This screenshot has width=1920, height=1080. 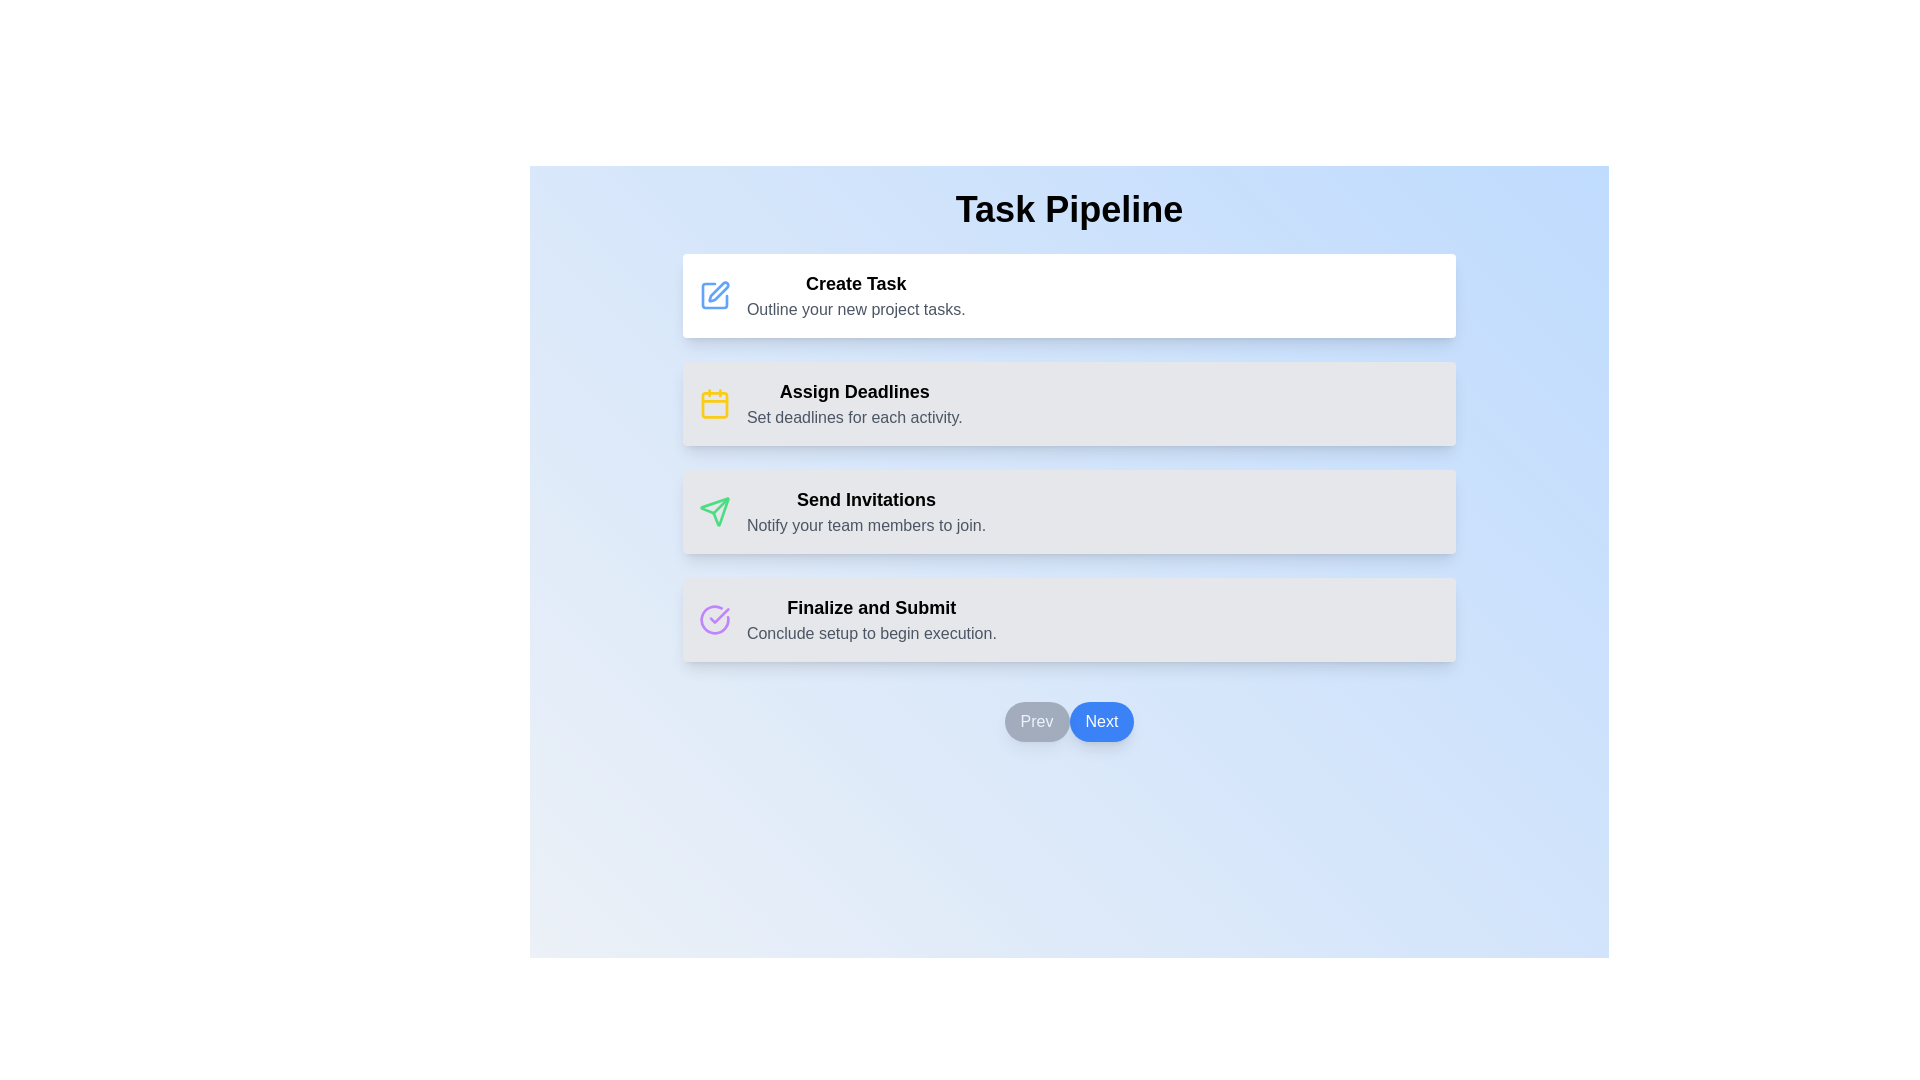 What do you see at coordinates (871, 633) in the screenshot?
I see `the static text element that reads 'Conclude setup to begin execution,' which is located below the title 'Finalize and Submit.'` at bounding box center [871, 633].